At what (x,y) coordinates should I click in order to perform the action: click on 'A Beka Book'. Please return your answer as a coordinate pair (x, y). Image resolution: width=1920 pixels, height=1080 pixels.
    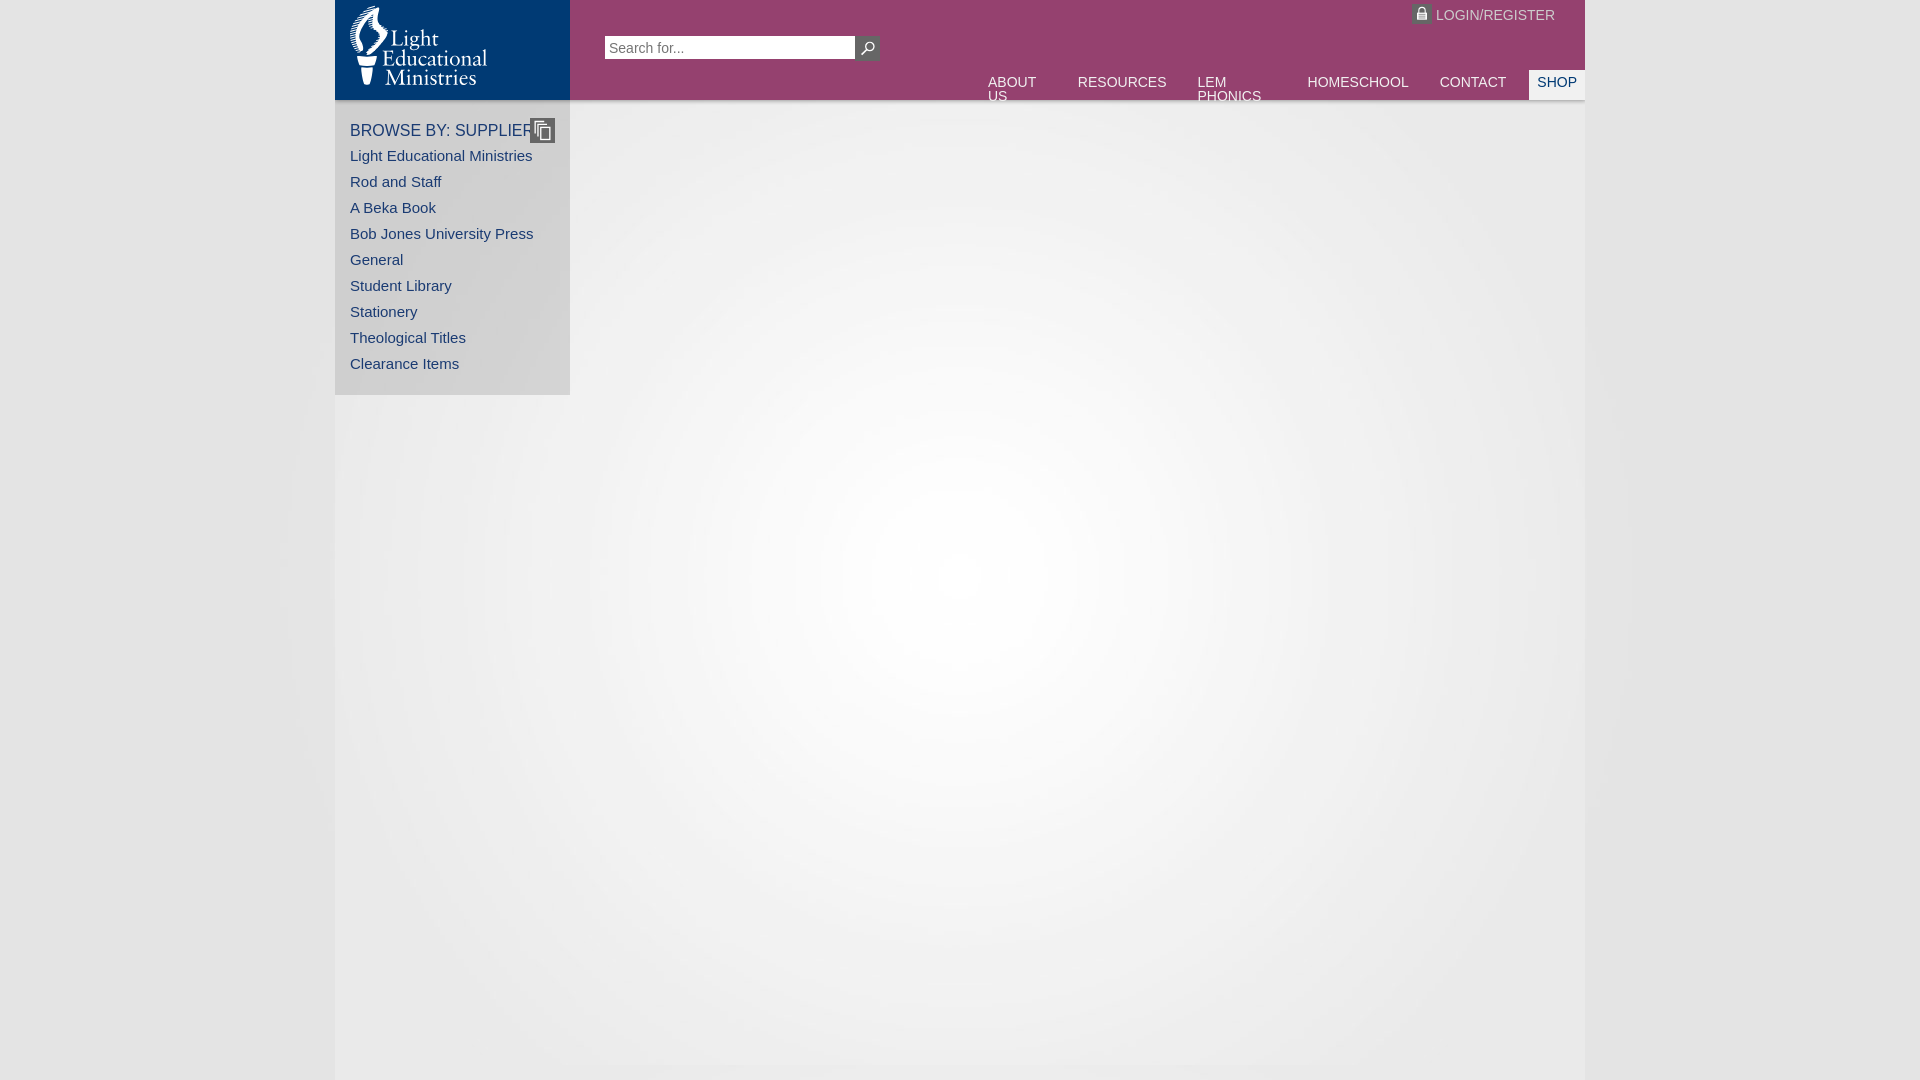
    Looking at the image, I should click on (393, 207).